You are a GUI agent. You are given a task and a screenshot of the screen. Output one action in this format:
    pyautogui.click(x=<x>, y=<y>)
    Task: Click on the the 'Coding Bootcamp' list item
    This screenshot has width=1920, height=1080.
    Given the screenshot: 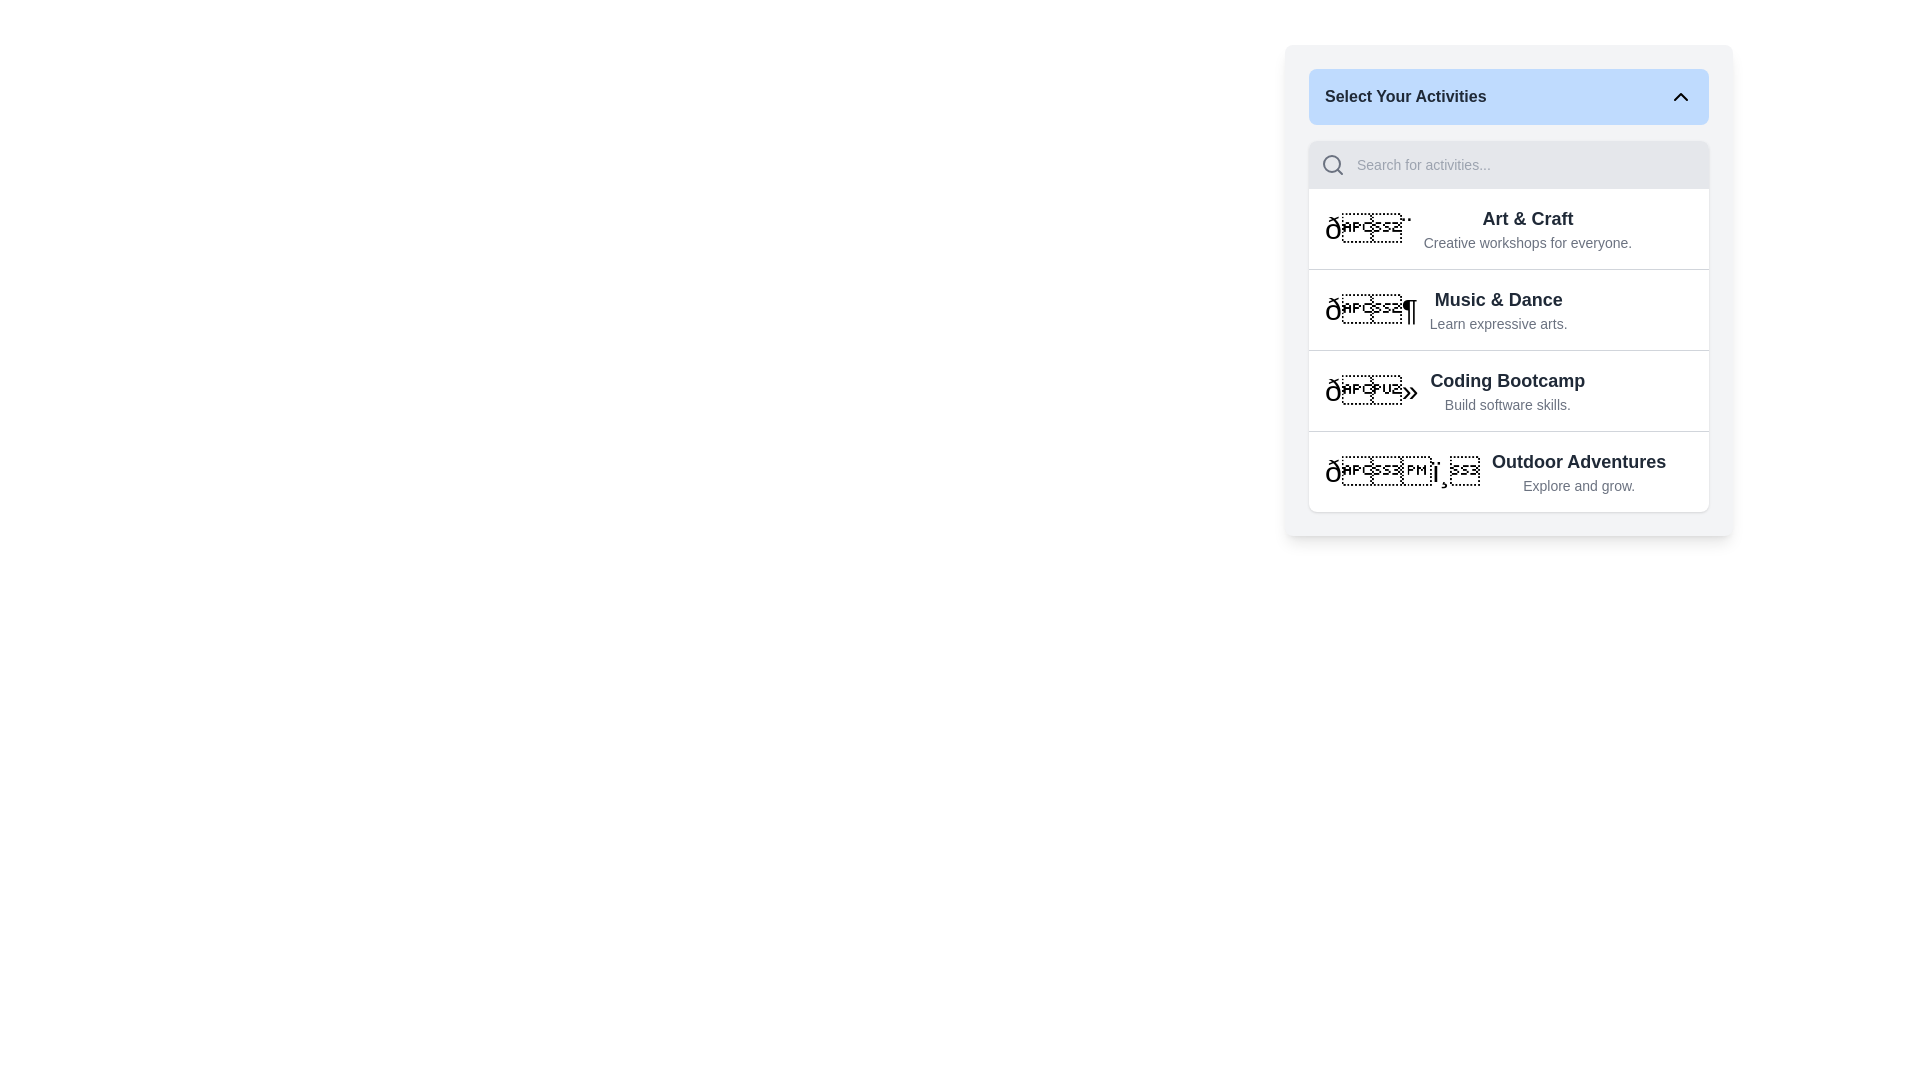 What is the action you would take?
    pyautogui.click(x=1508, y=389)
    